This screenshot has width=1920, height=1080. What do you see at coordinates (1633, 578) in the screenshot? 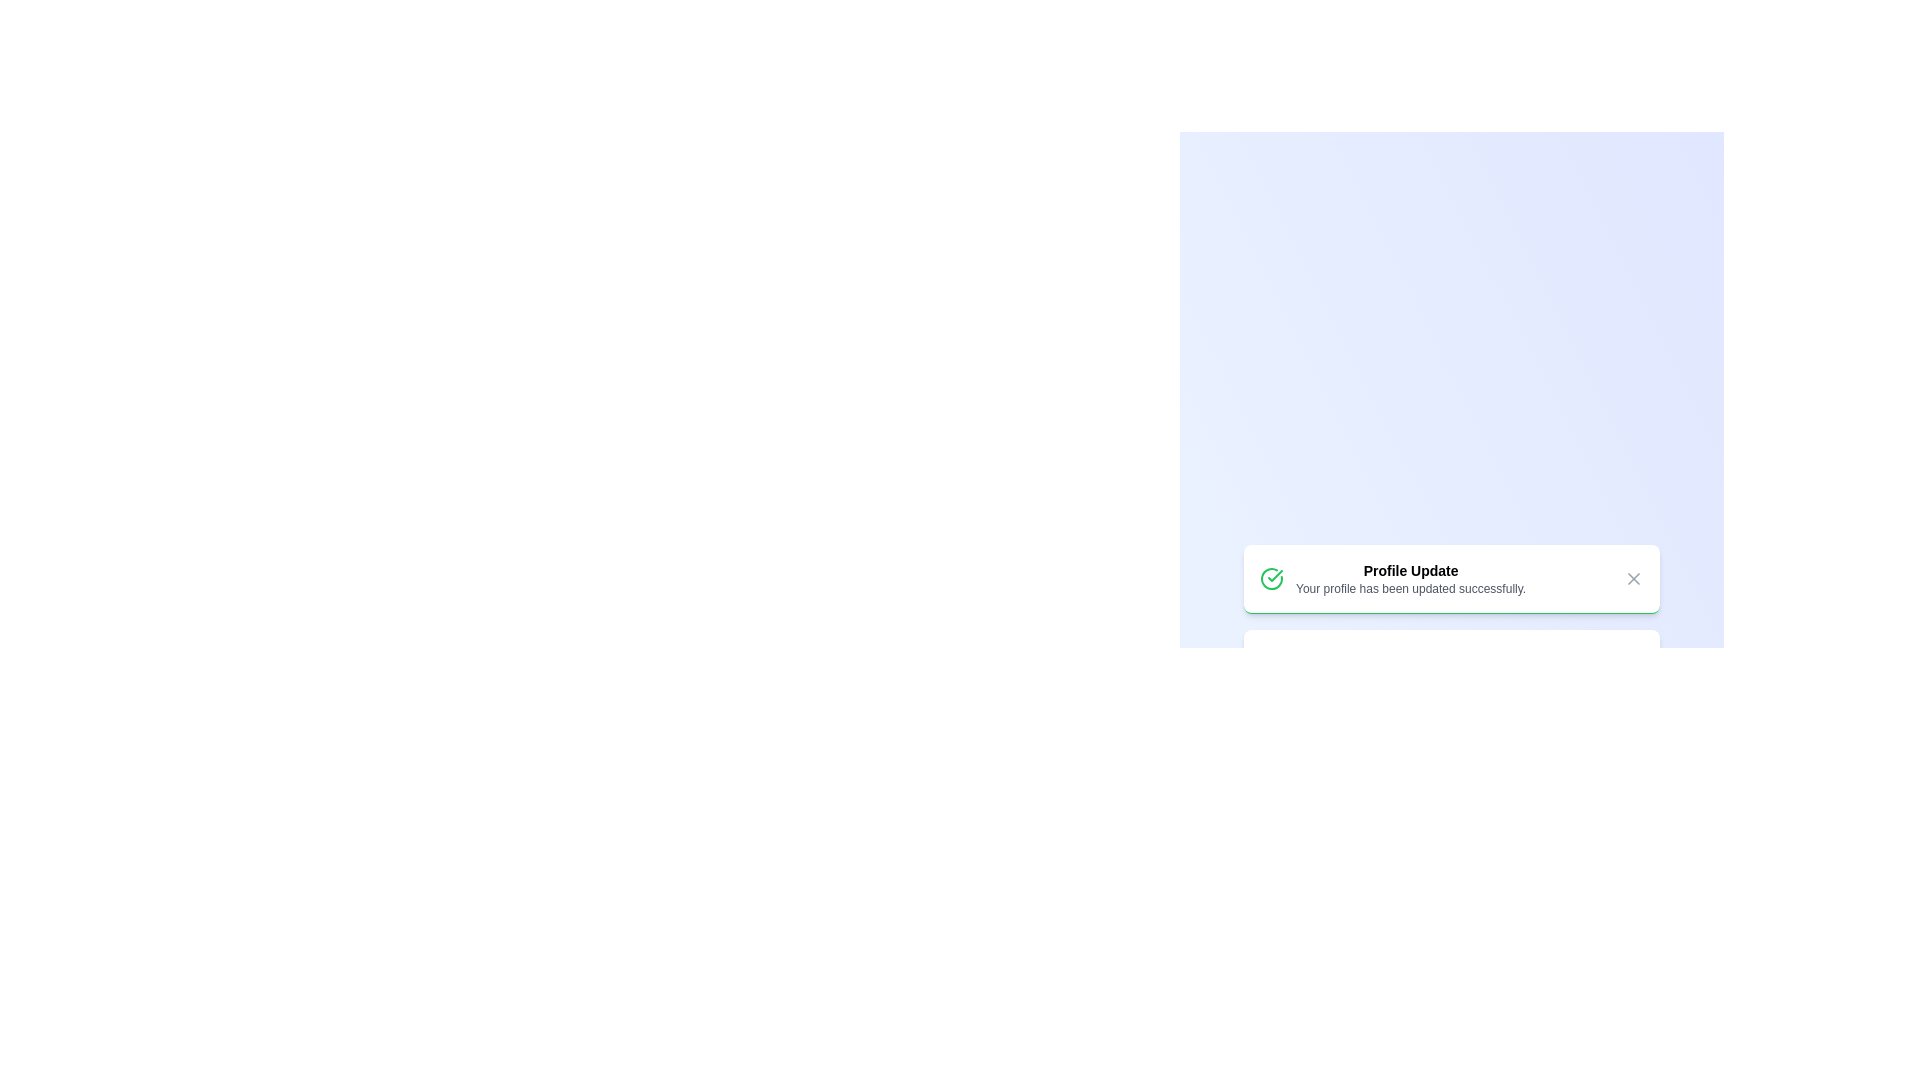
I see `the Close Button Icon located at the bottom-right corner of the notification card` at bounding box center [1633, 578].